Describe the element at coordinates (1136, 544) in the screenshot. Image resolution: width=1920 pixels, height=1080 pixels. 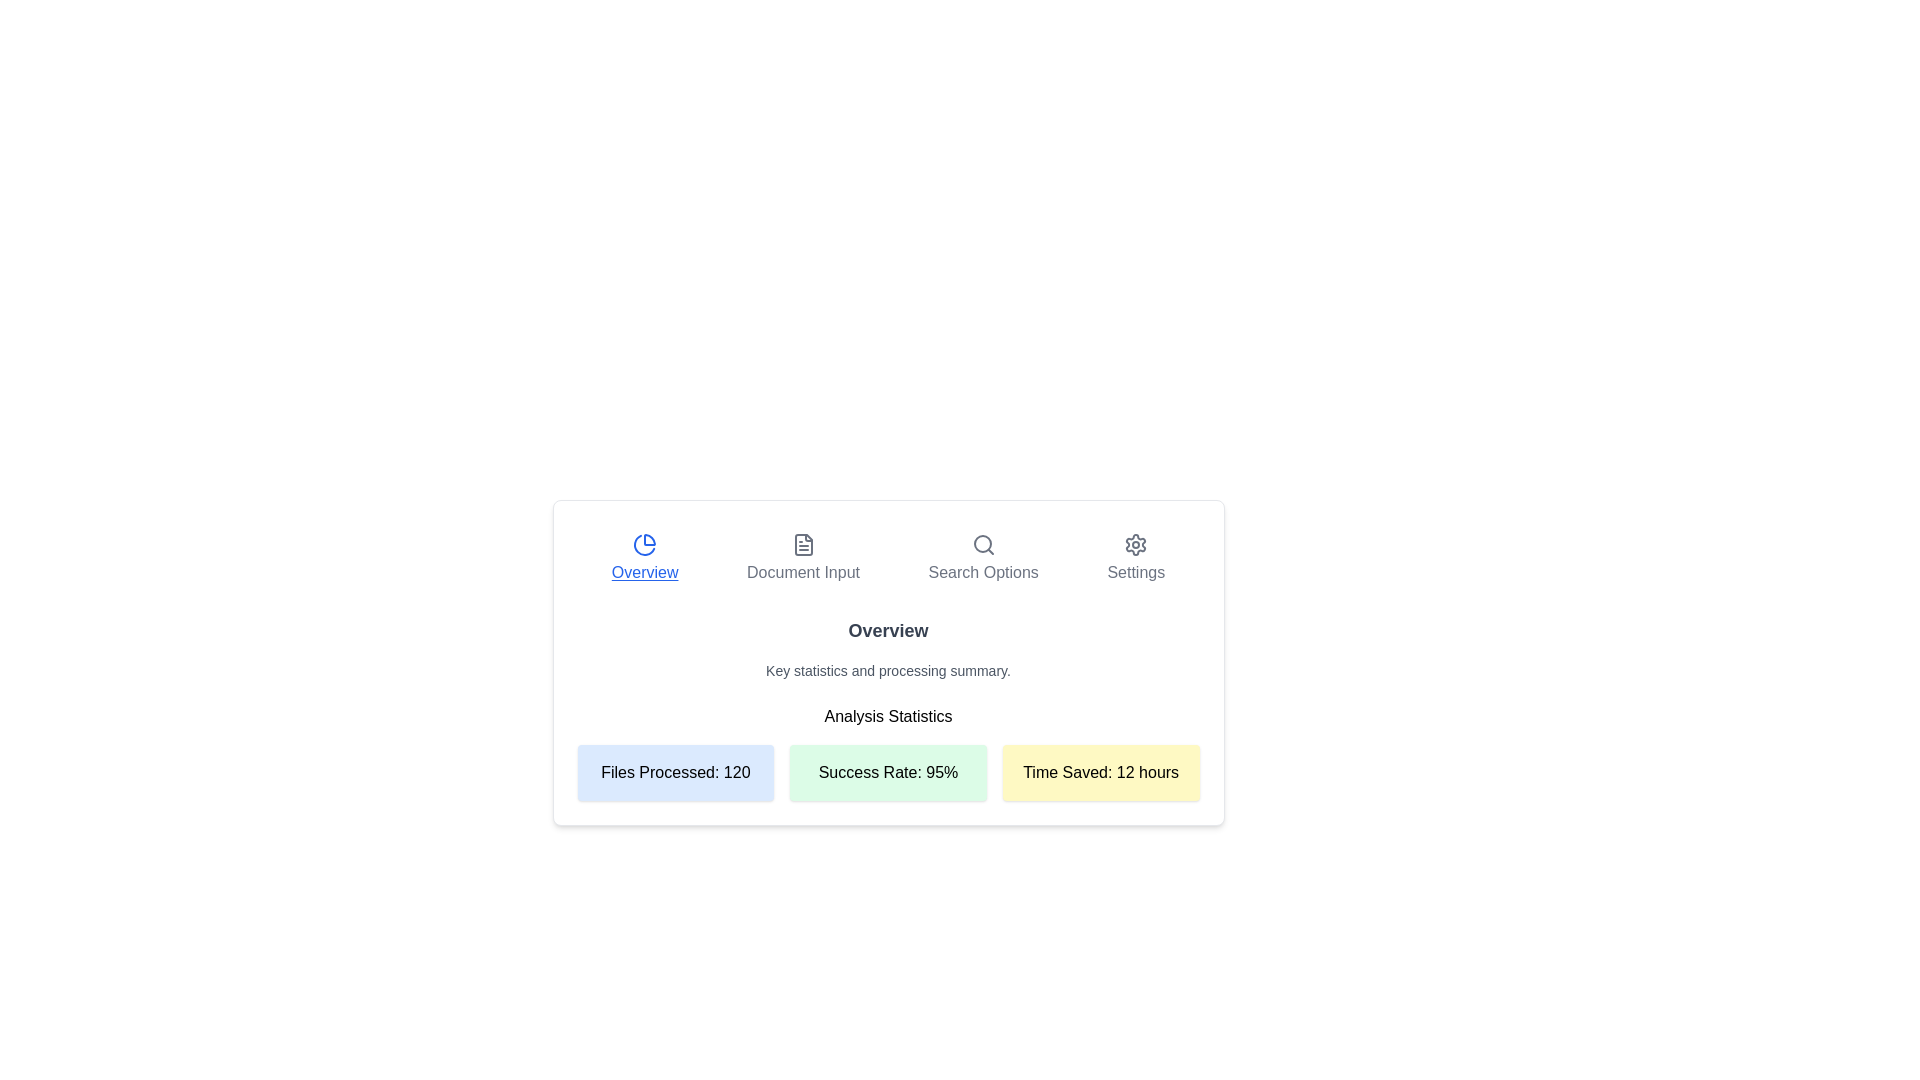
I see `the cogwheel icon located in the upper-right corner of the interface` at that location.